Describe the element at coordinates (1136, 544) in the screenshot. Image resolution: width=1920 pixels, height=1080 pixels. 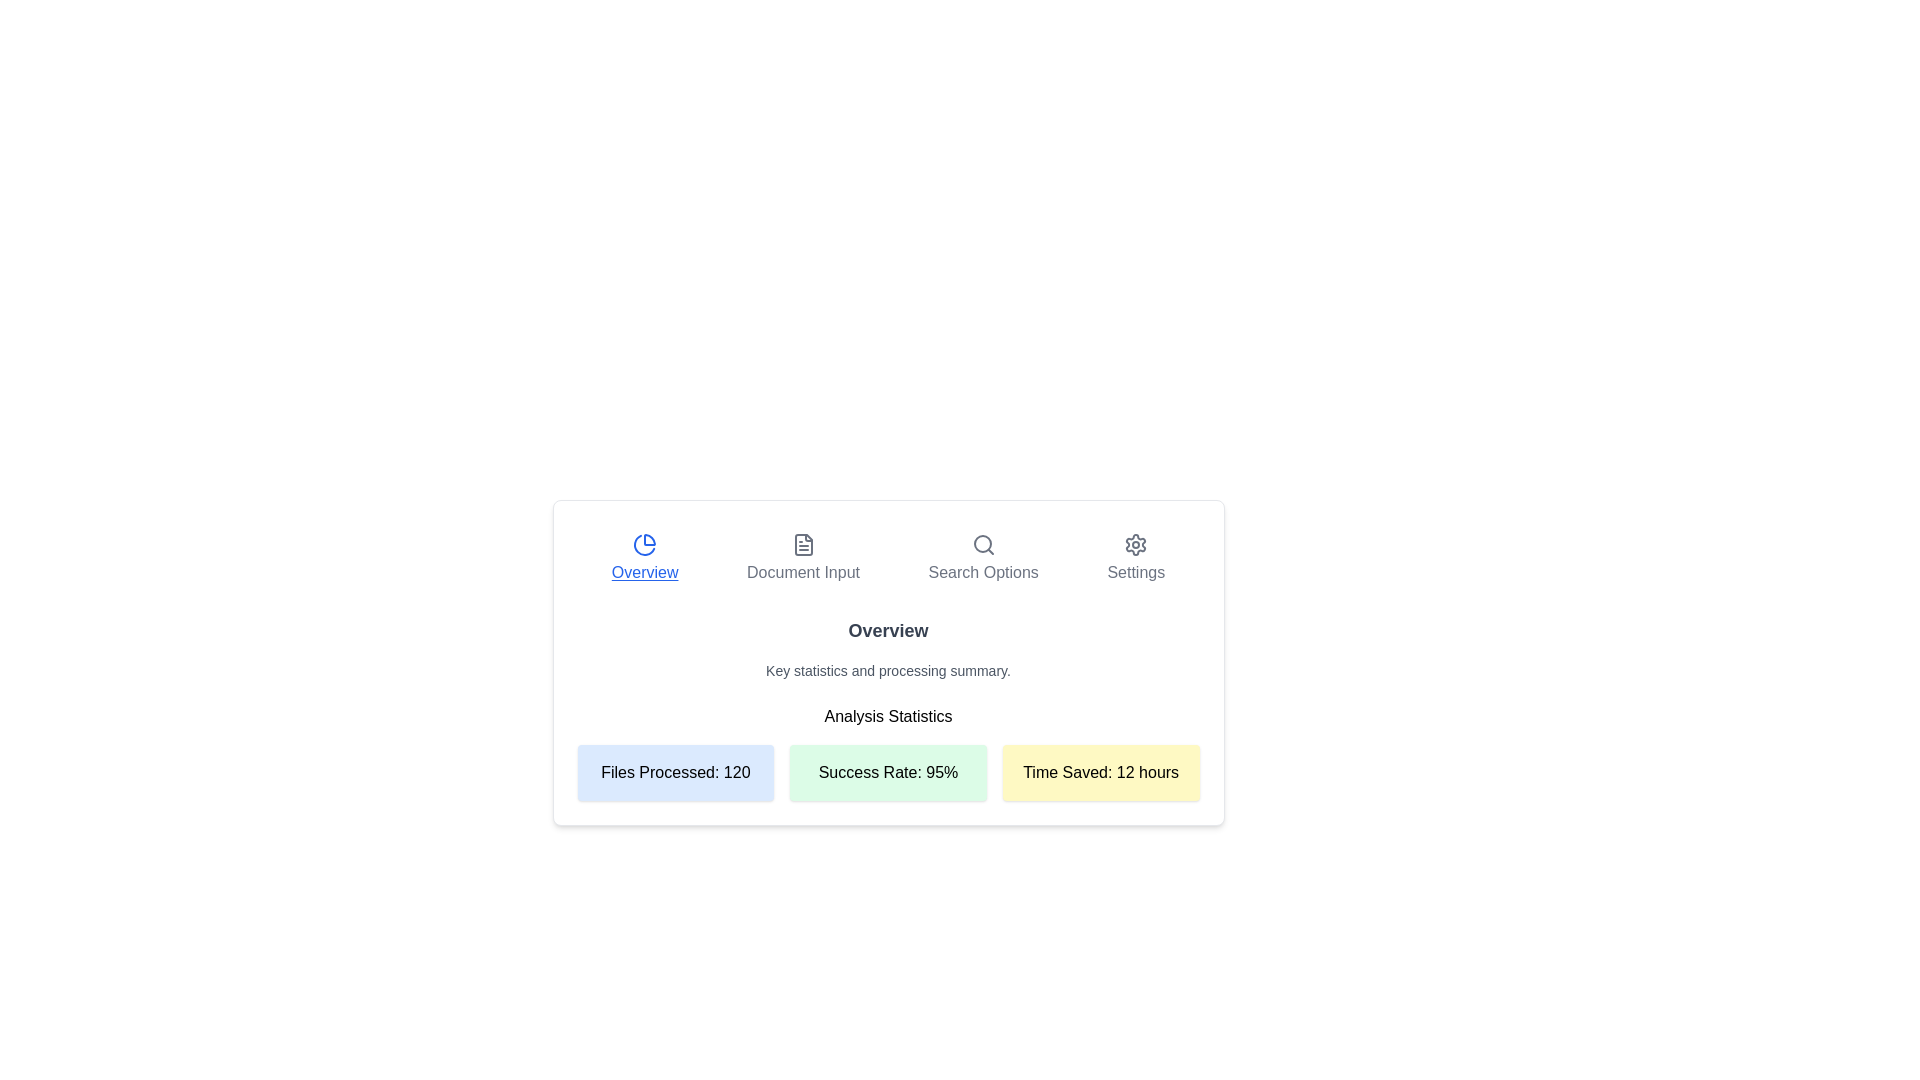
I see `the cogwheel icon located in the upper-right corner of the interface` at that location.